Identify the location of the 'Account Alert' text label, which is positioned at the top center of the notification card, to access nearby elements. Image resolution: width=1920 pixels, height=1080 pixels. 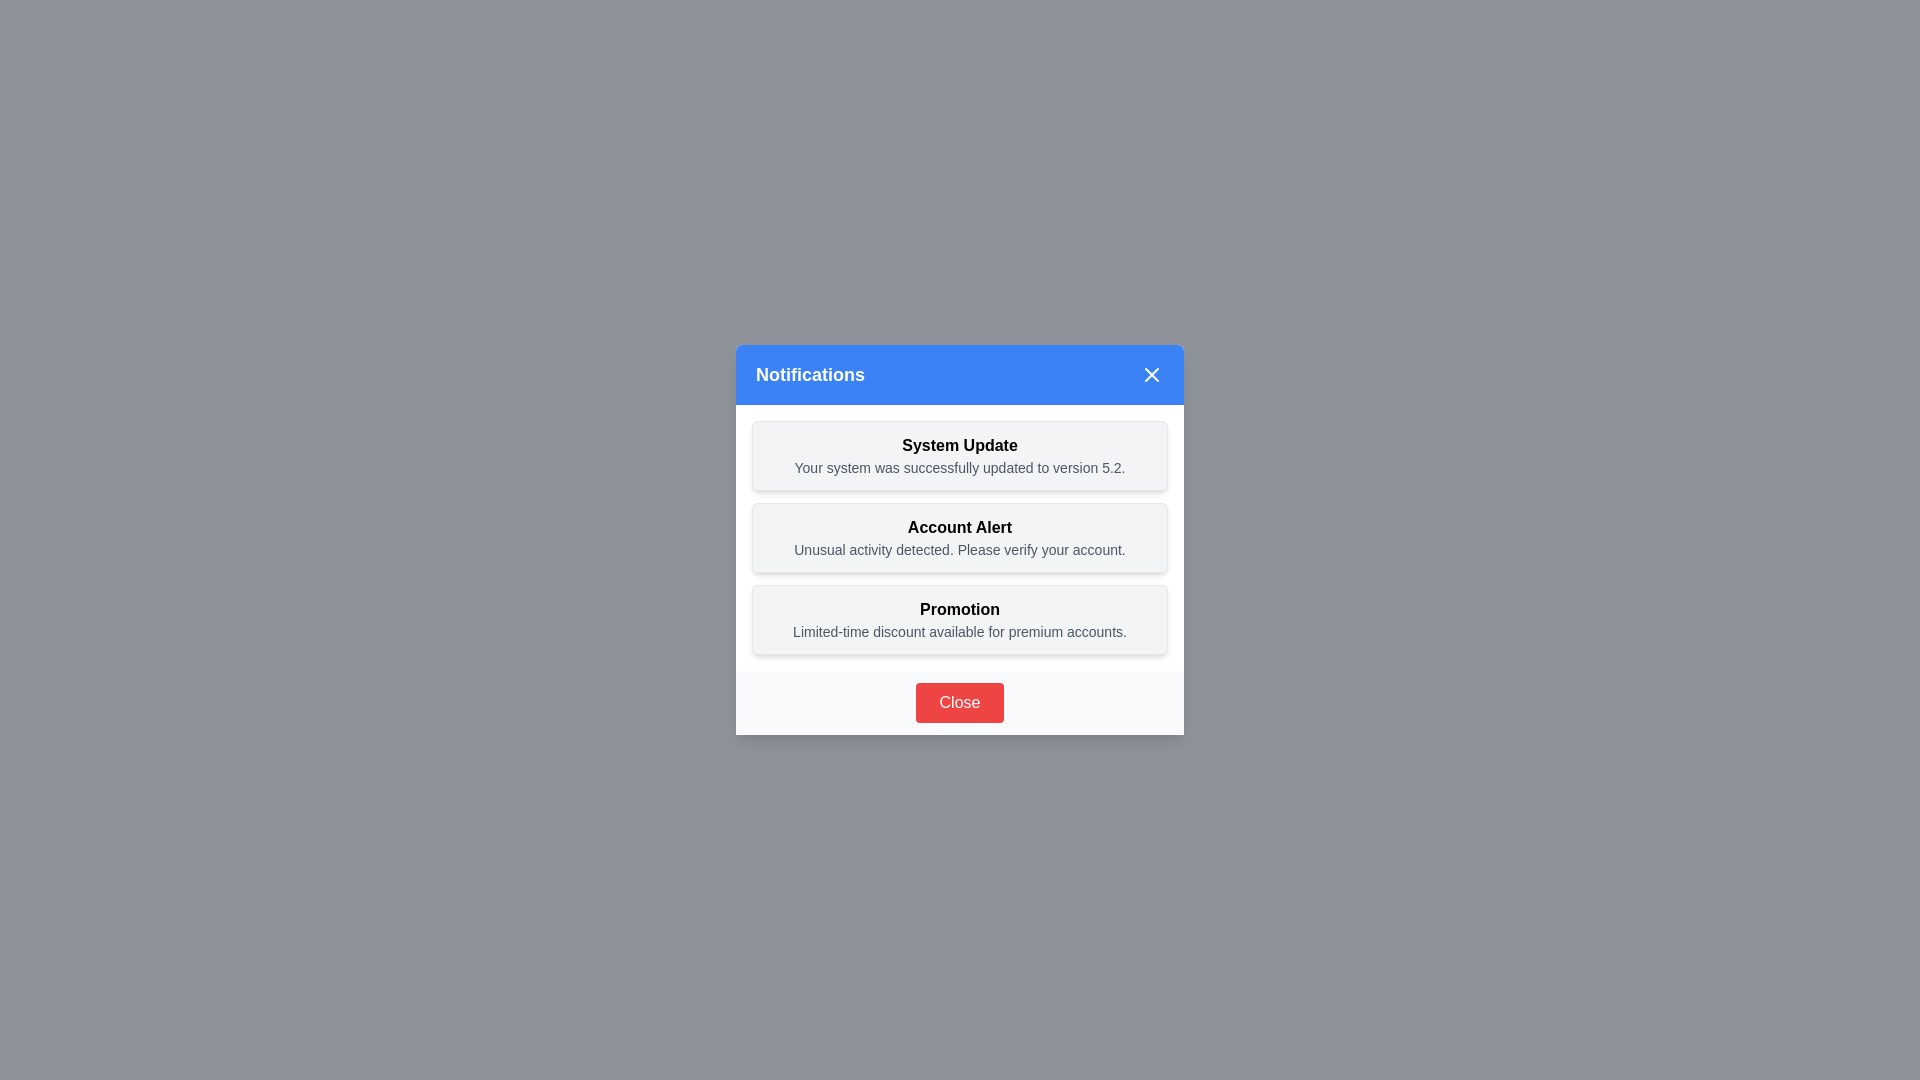
(960, 527).